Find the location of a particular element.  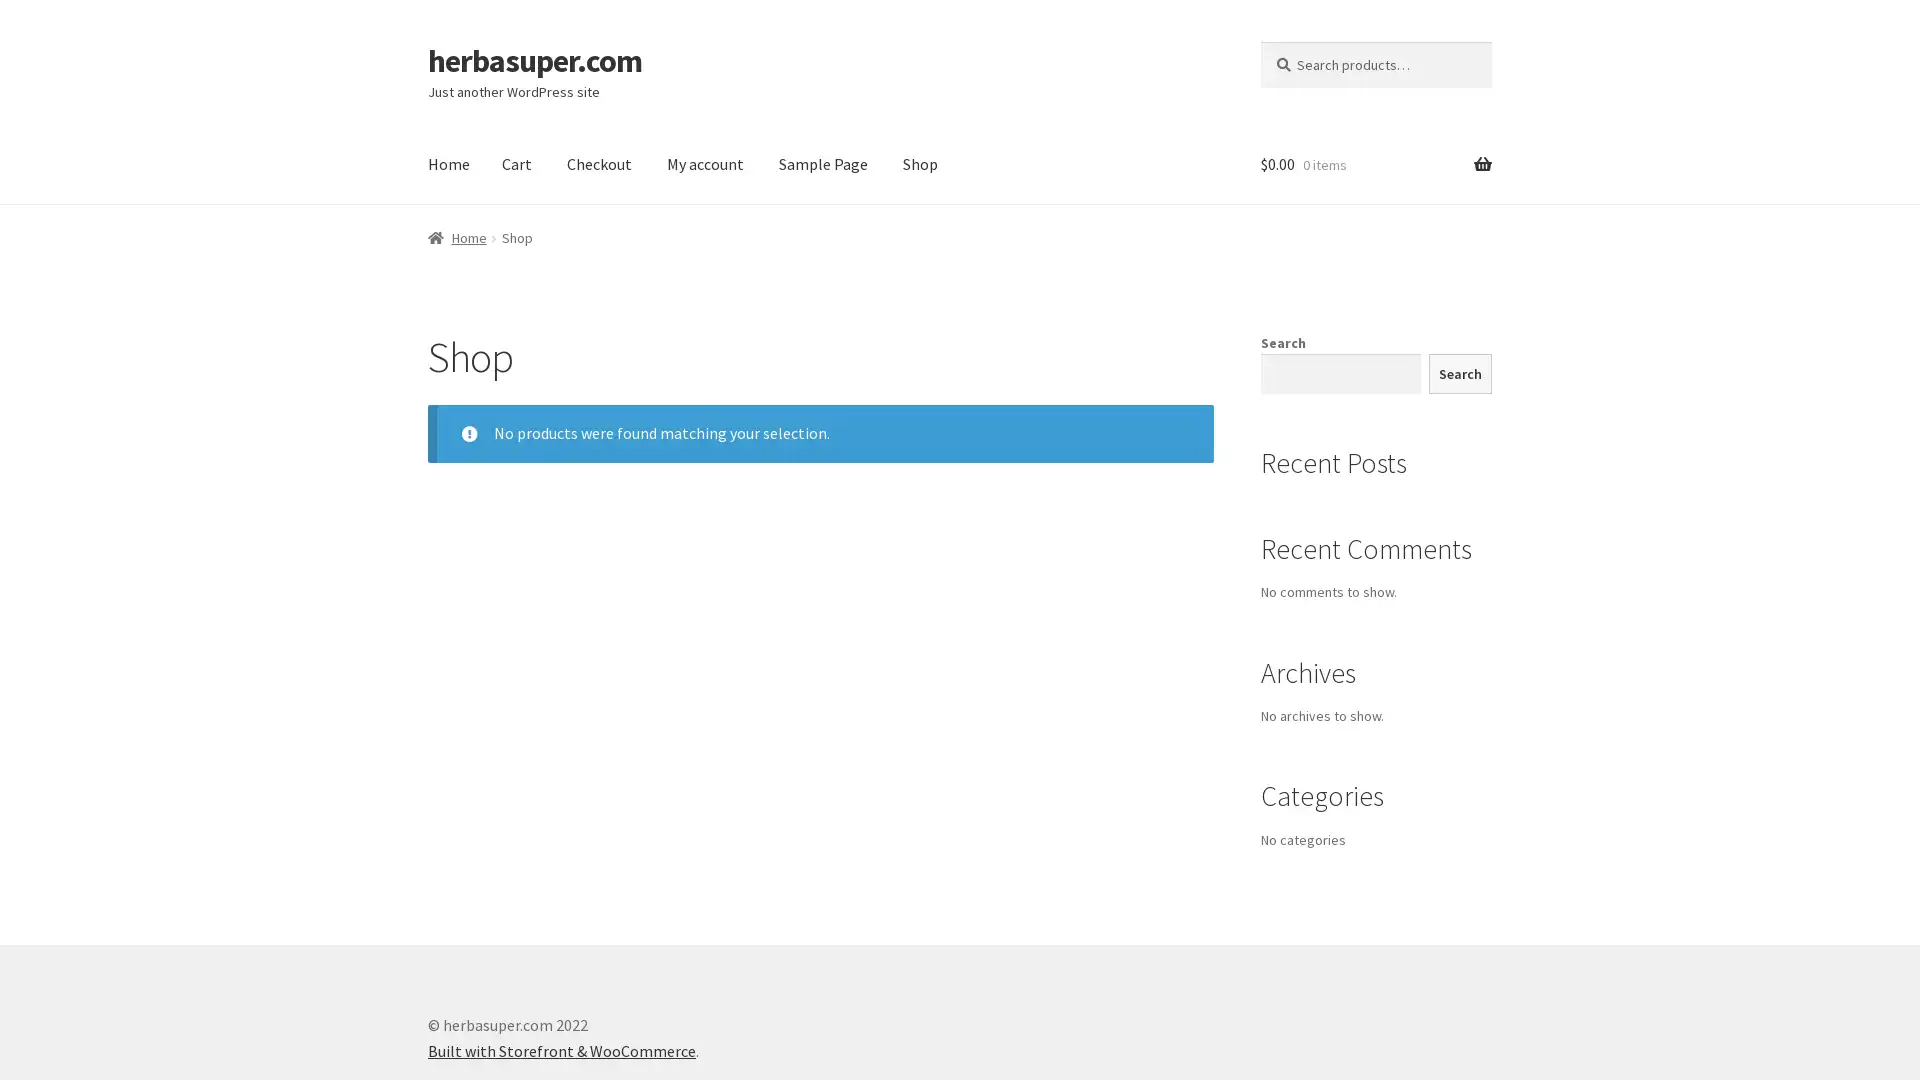

Search is located at coordinates (1459, 374).